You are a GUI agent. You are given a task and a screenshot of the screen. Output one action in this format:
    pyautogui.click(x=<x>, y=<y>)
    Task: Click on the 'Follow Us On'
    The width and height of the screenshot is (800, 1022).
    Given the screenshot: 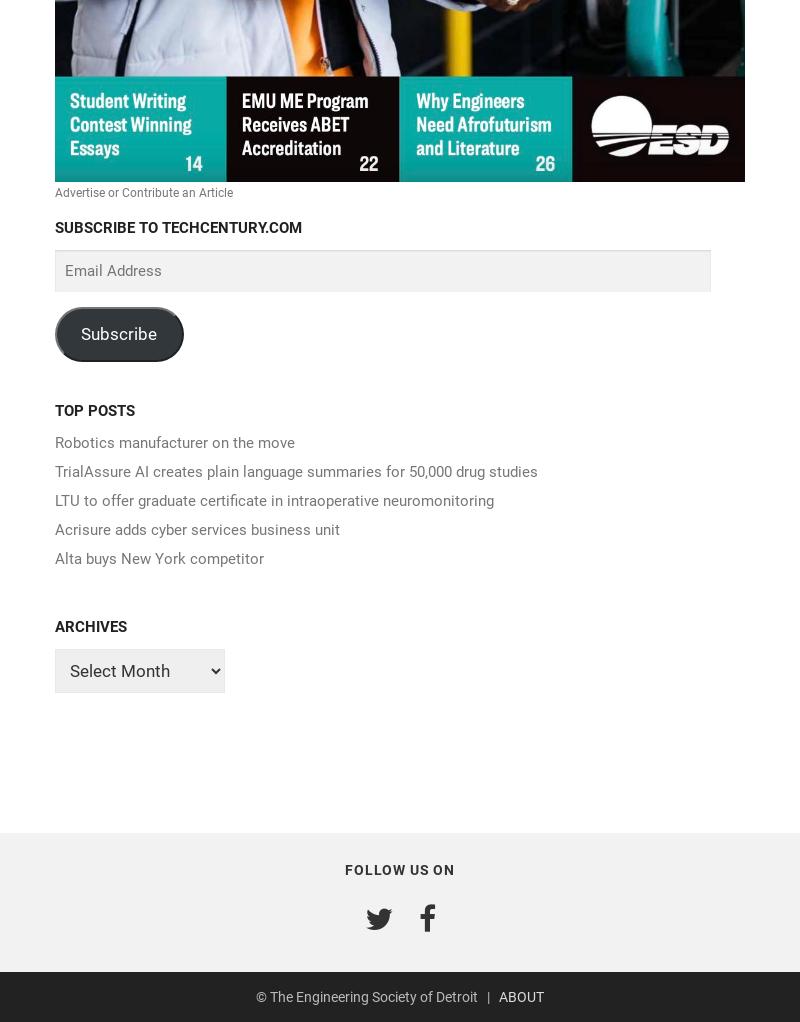 What is the action you would take?
    pyautogui.click(x=398, y=869)
    